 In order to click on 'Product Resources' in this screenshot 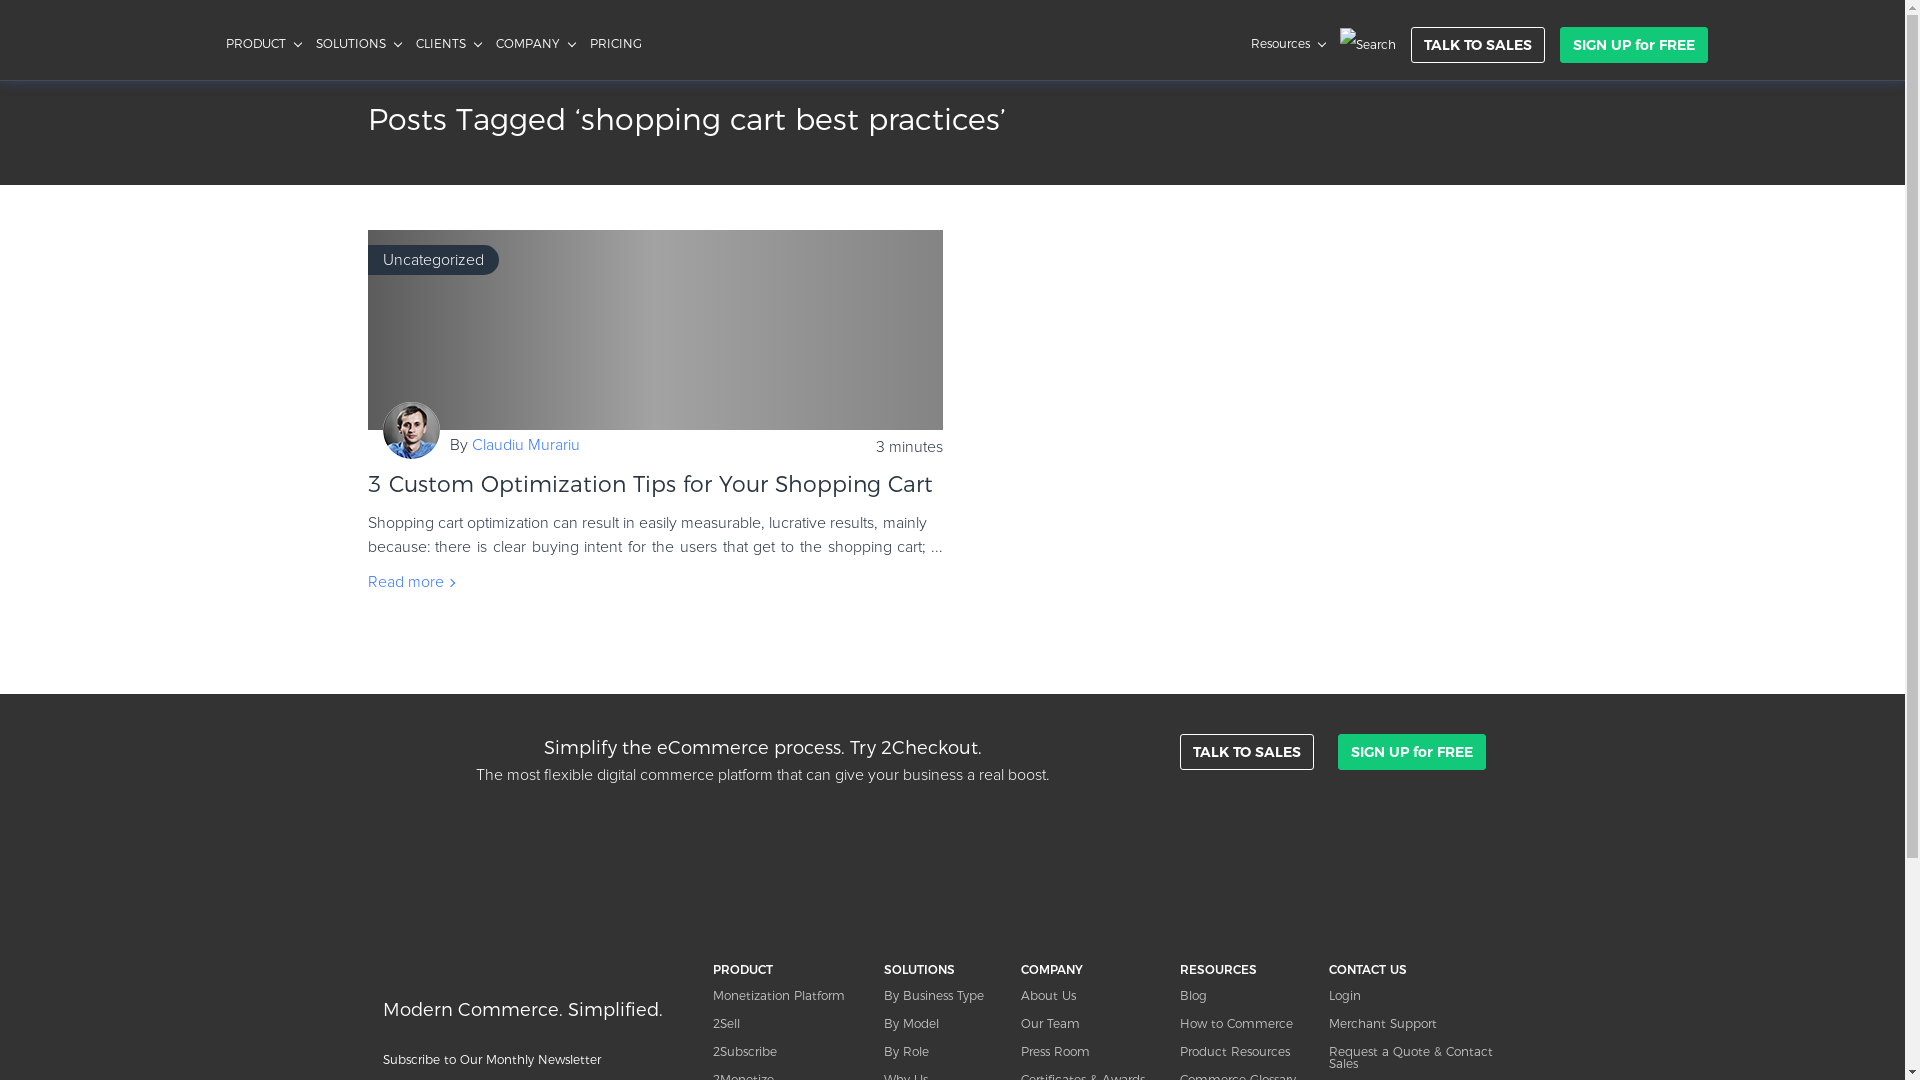, I will do `click(1241, 1051)`.